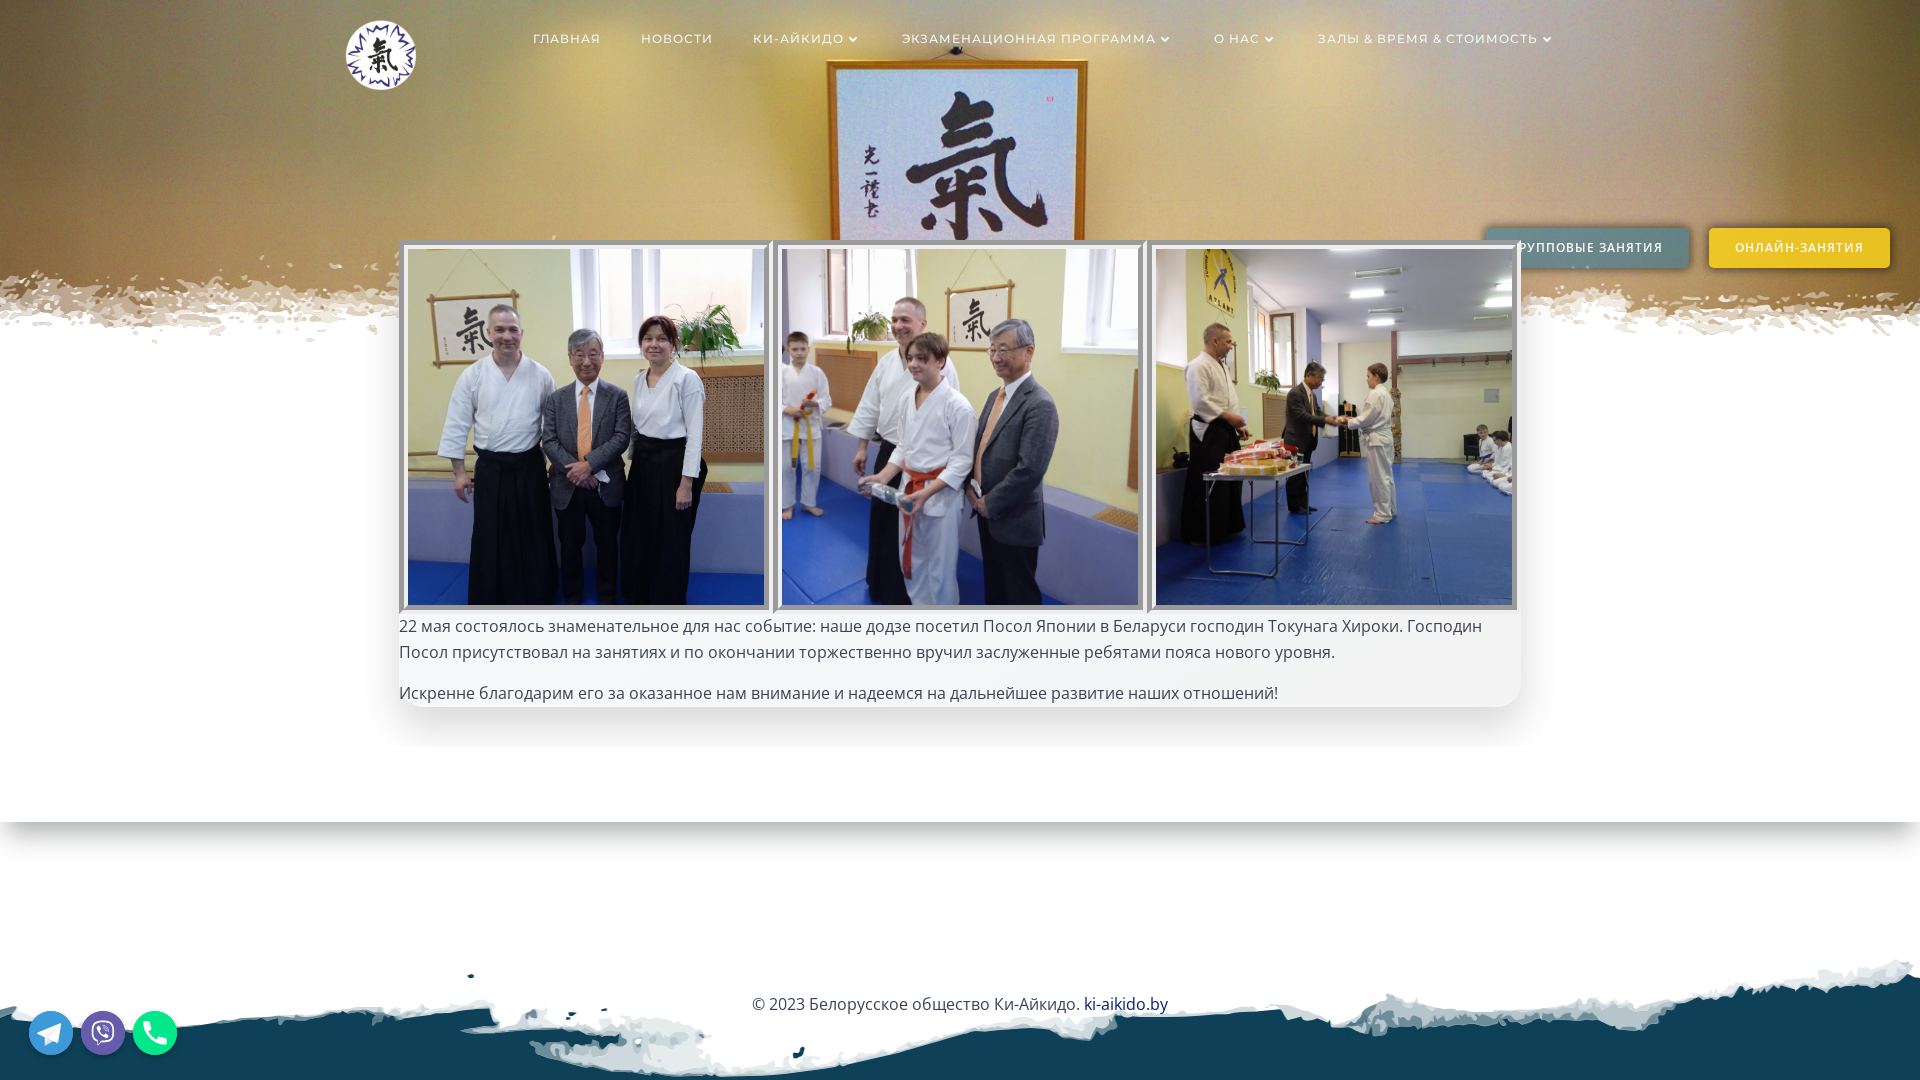 The height and width of the screenshot is (1080, 1920). Describe the element at coordinates (1126, 1003) in the screenshot. I see `'ki-aikido.by'` at that location.